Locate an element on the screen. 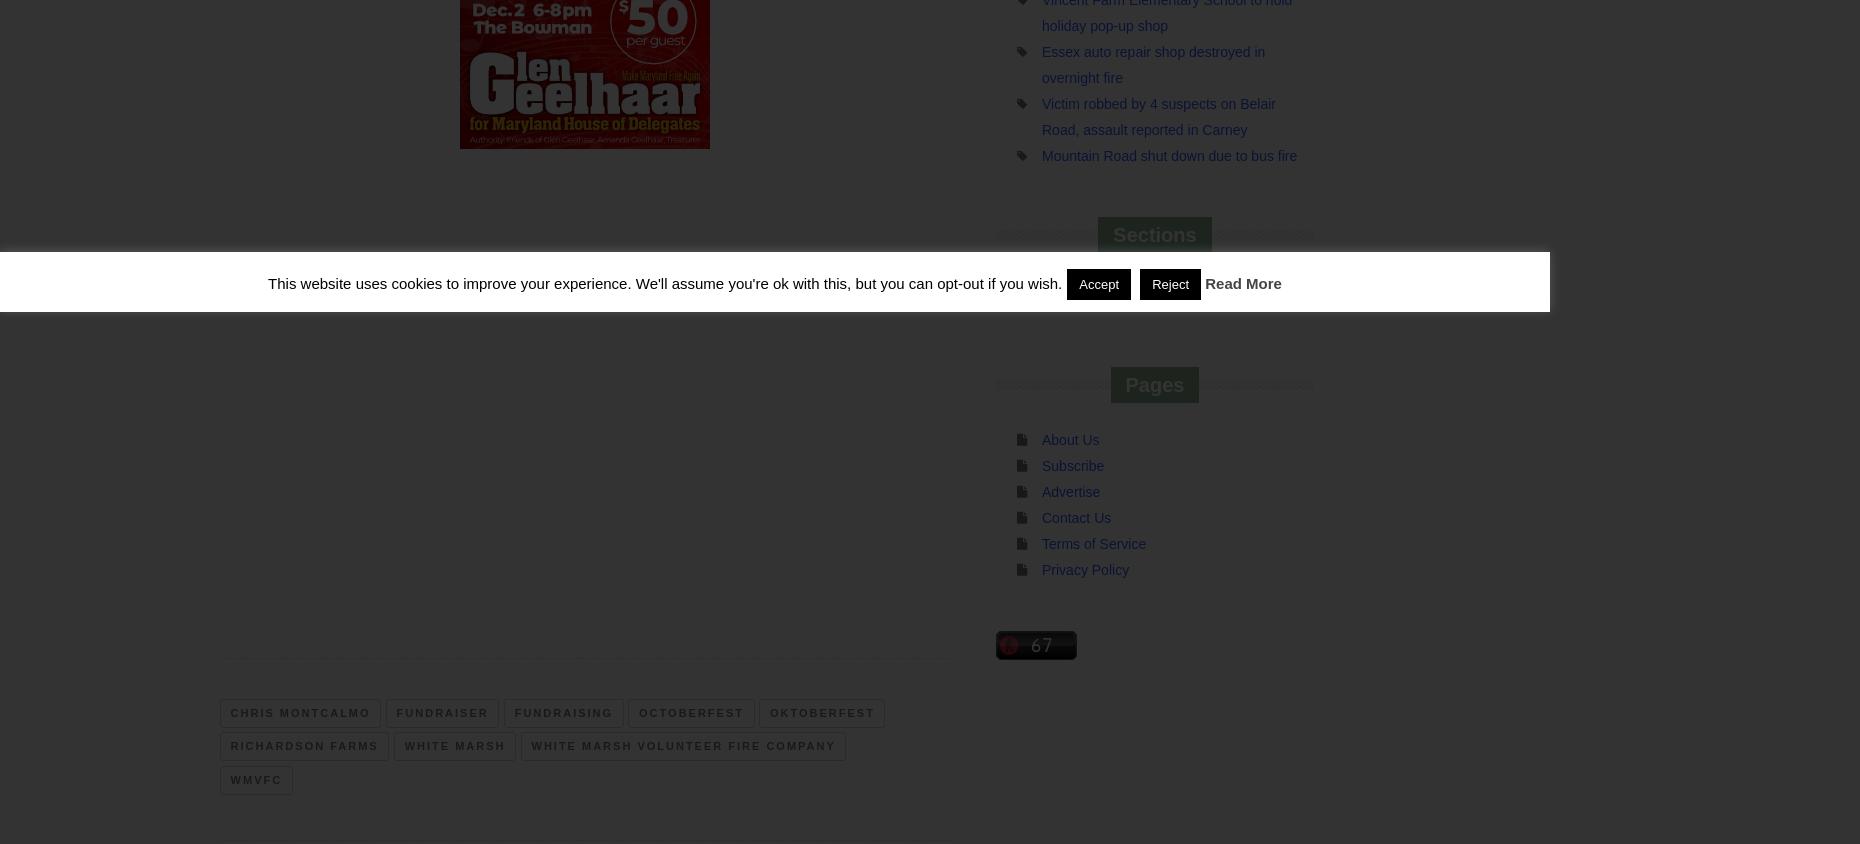 The width and height of the screenshot is (1860, 844). 'Contact Us' is located at coordinates (1076, 516).